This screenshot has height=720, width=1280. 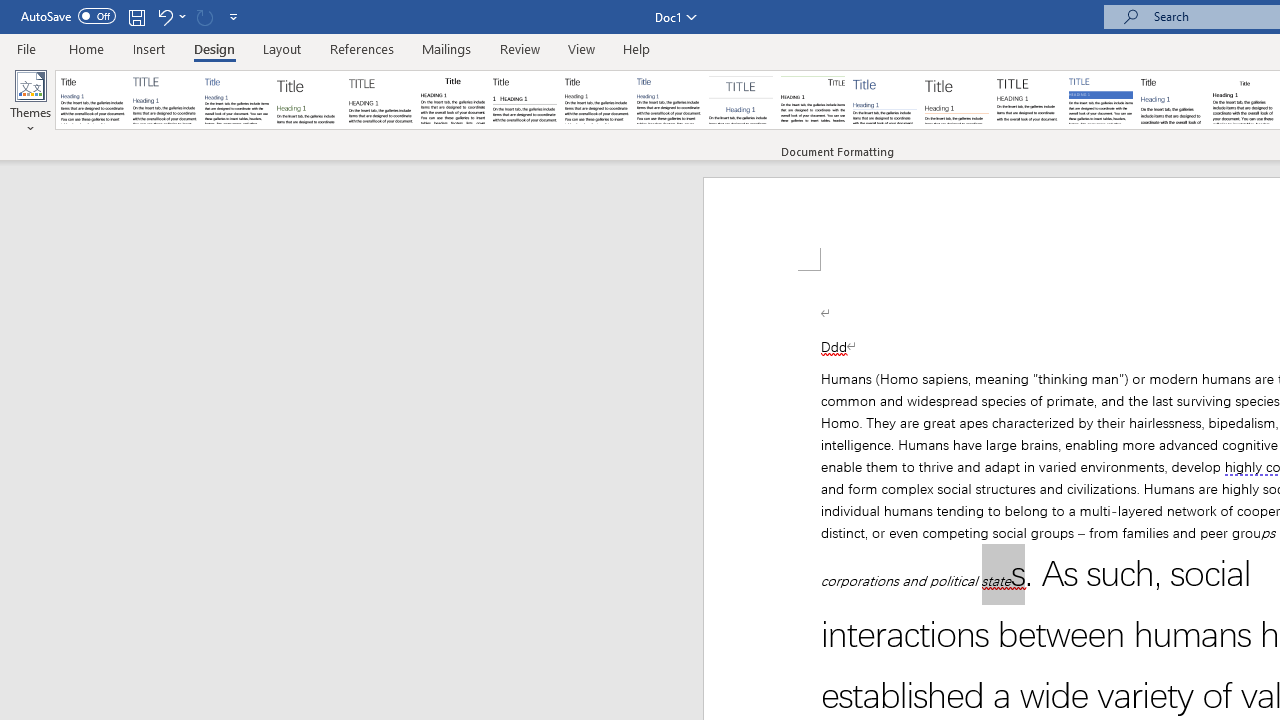 I want to click on 'Minimalist', so click(x=1029, y=100).